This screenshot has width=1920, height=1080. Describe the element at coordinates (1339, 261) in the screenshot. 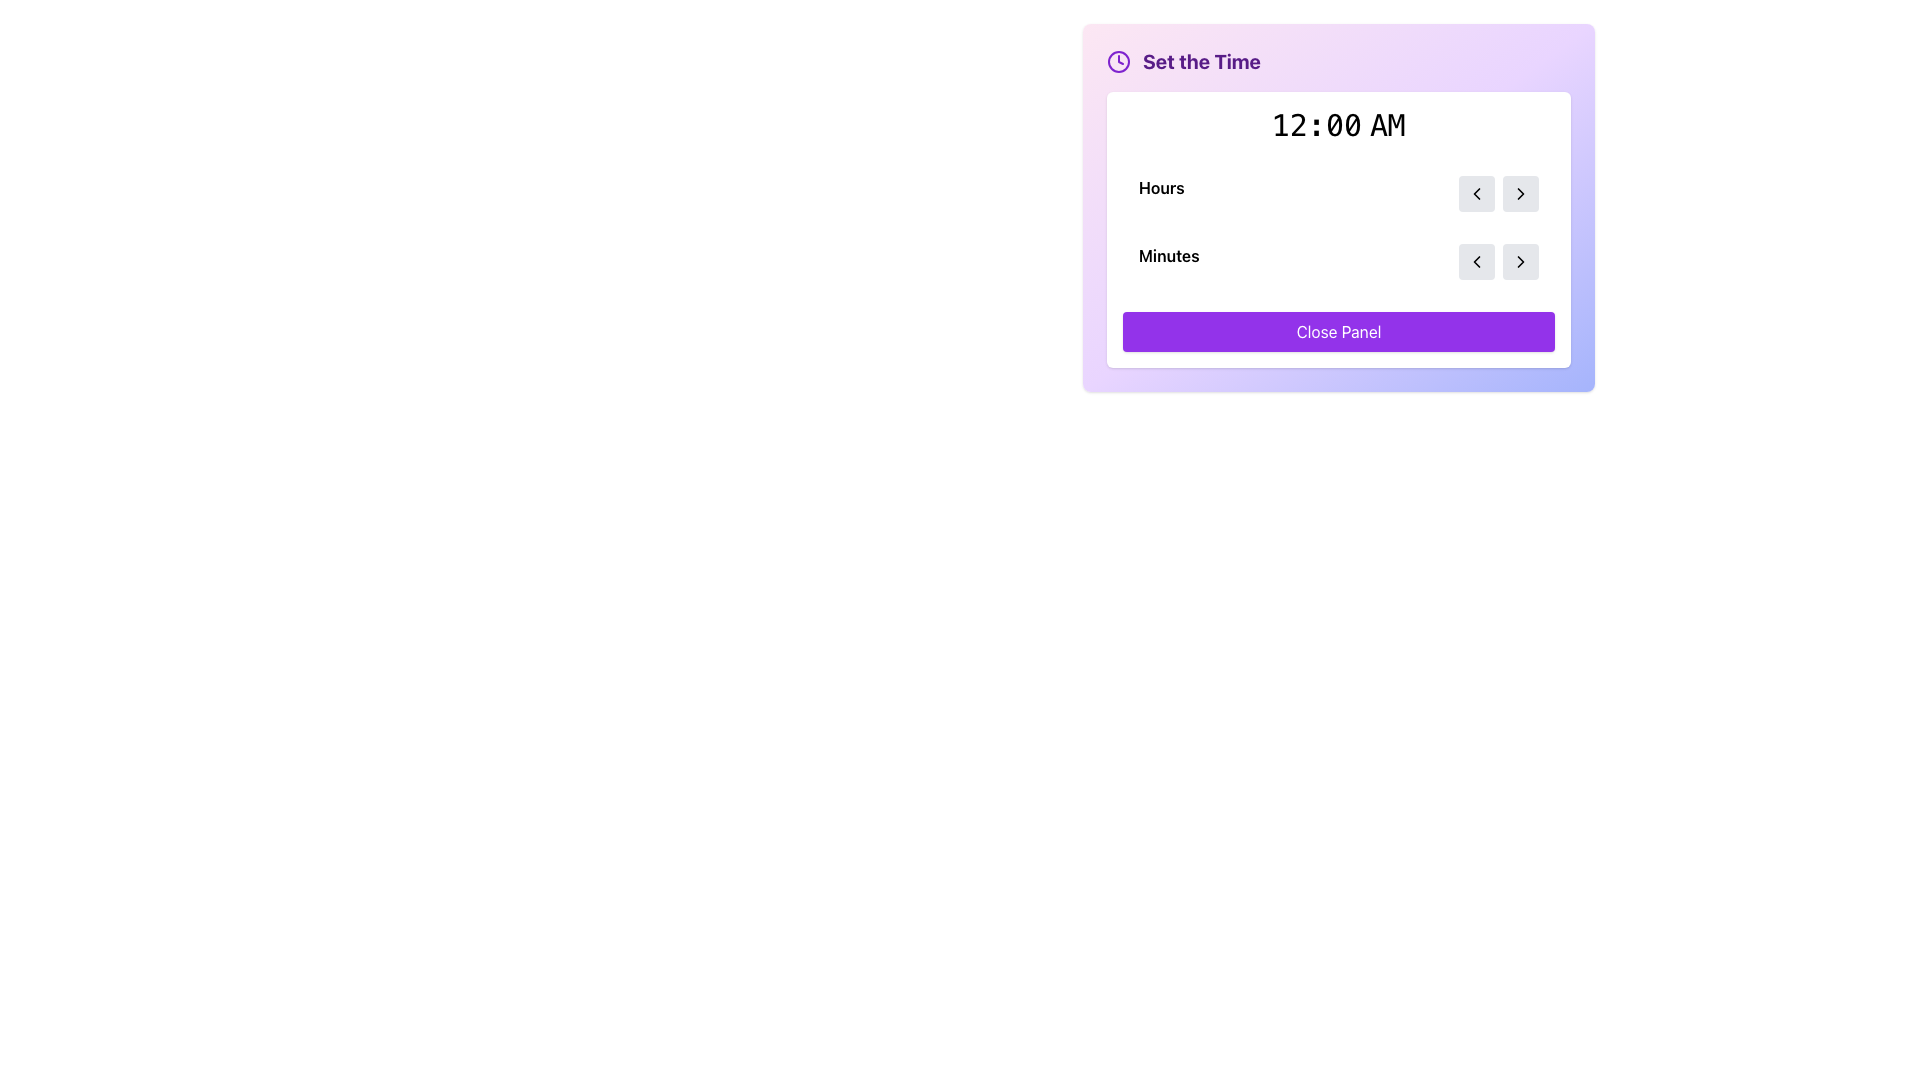

I see `the right arrow button in the Control panel segment labeled 'Minutes' to increment the minutes` at that location.